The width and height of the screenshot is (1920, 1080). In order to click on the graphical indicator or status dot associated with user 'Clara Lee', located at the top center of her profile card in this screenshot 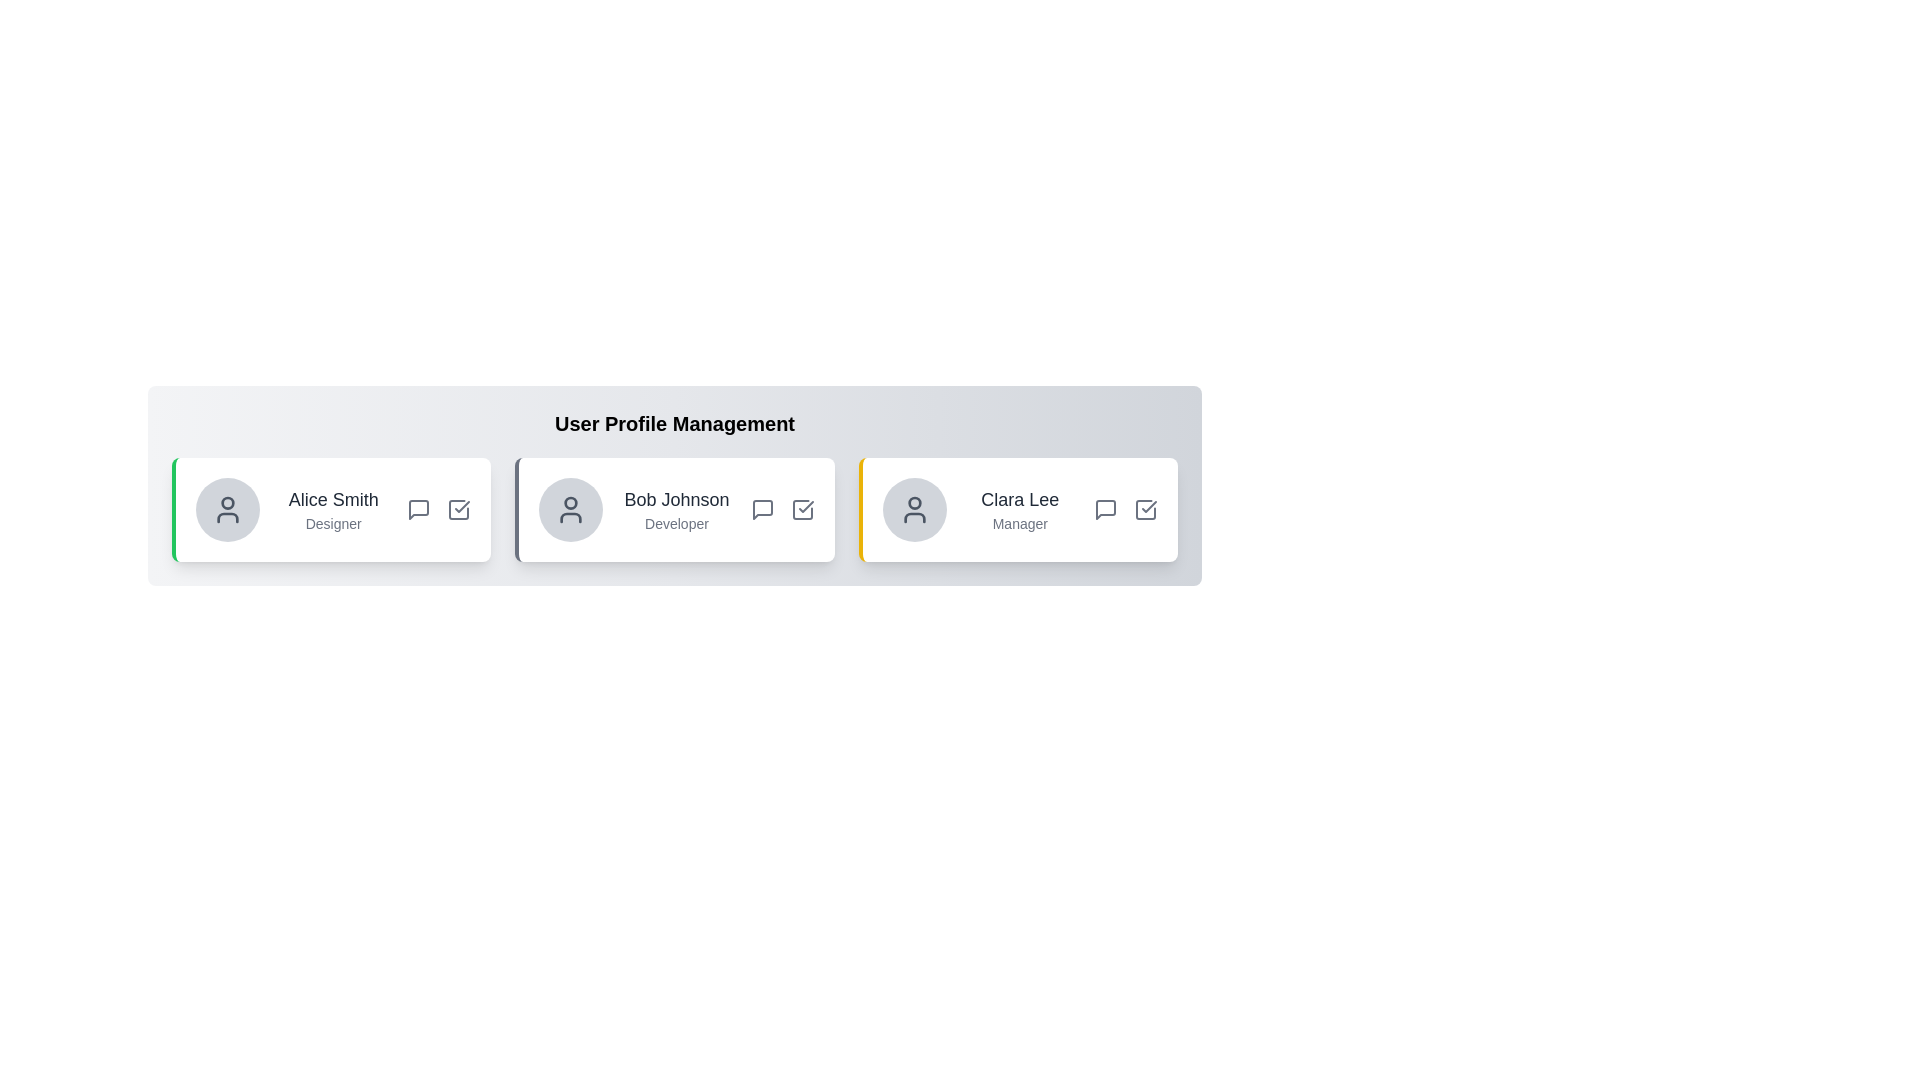, I will do `click(913, 502)`.